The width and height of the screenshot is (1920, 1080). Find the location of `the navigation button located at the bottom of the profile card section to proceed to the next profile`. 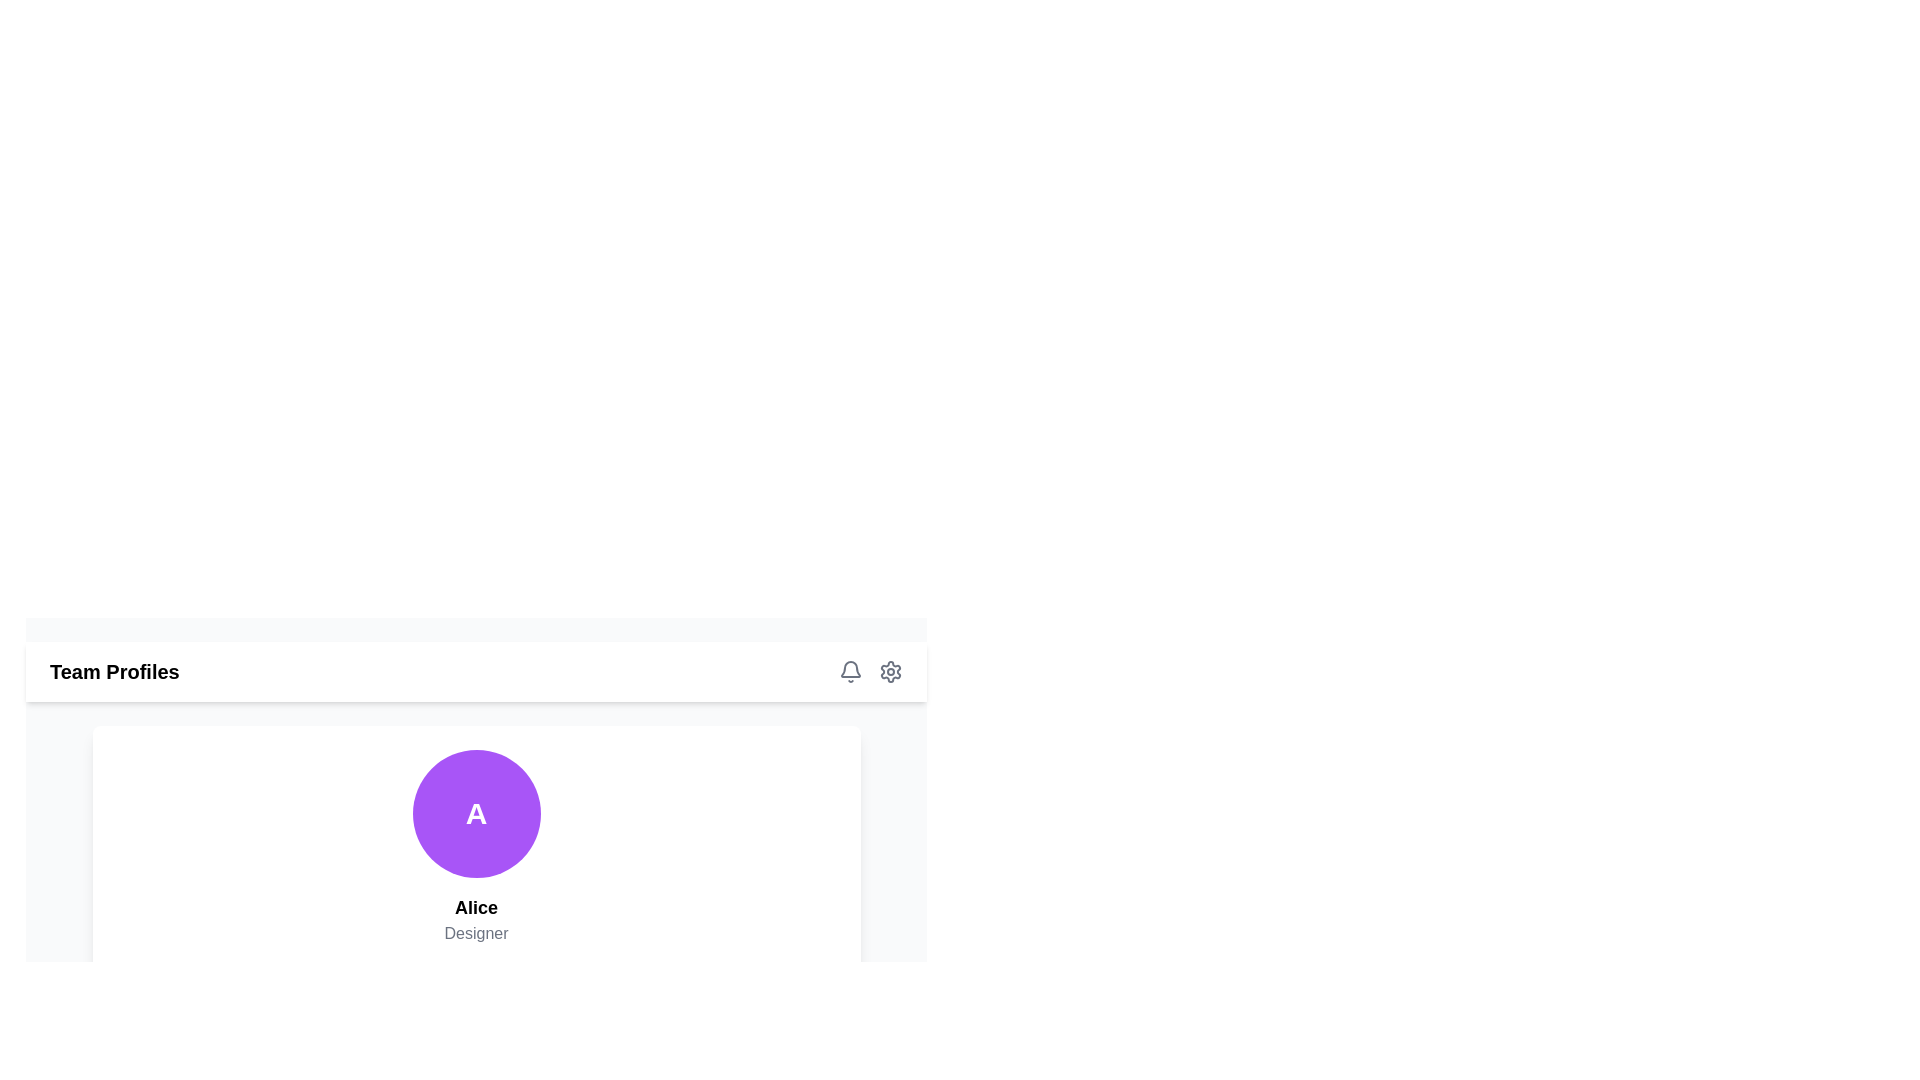

the navigation button located at the bottom of the profile card section to proceed to the next profile is located at coordinates (475, 990).